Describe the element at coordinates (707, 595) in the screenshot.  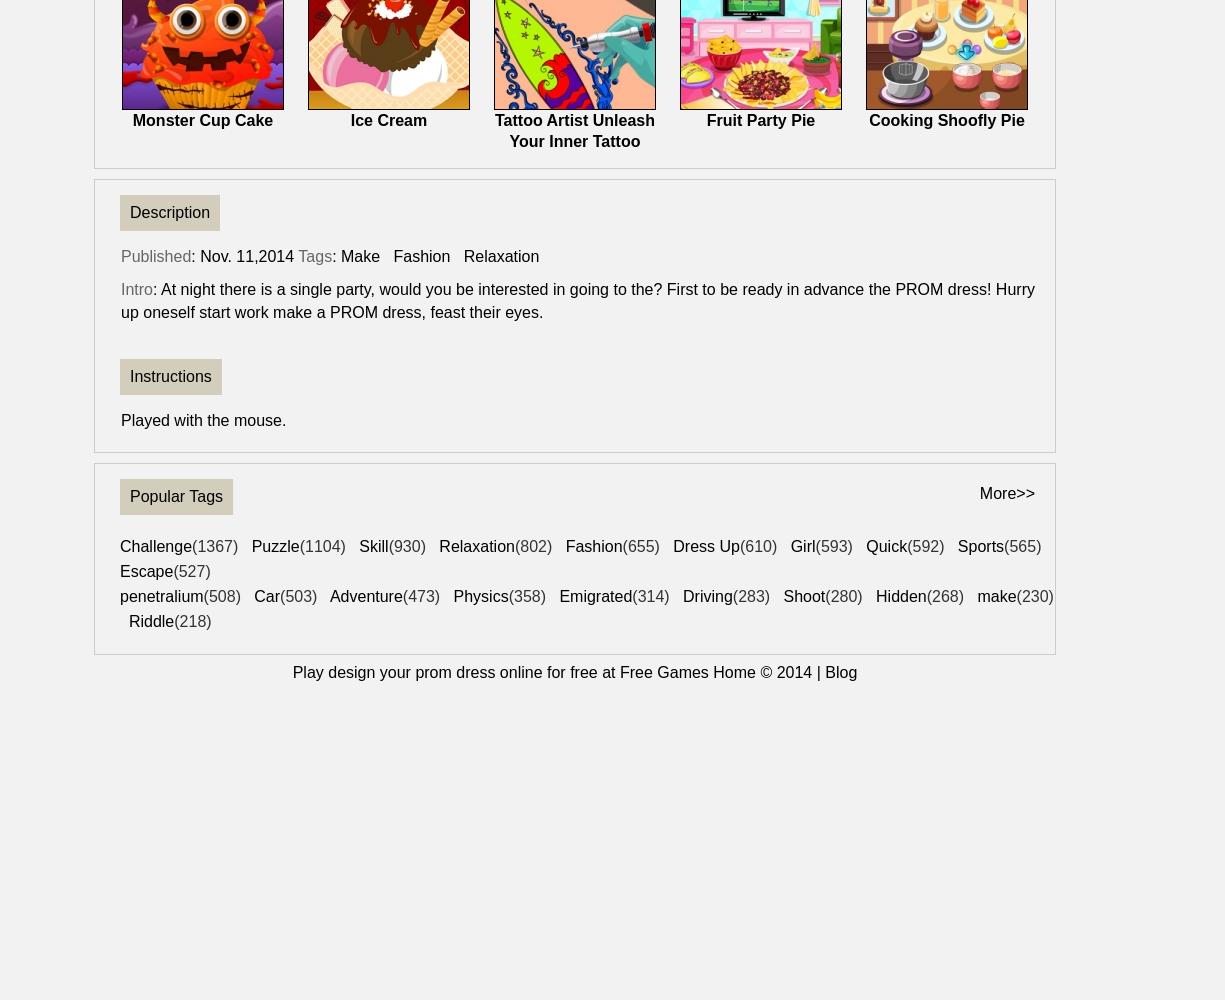
I see `'Driving'` at that location.